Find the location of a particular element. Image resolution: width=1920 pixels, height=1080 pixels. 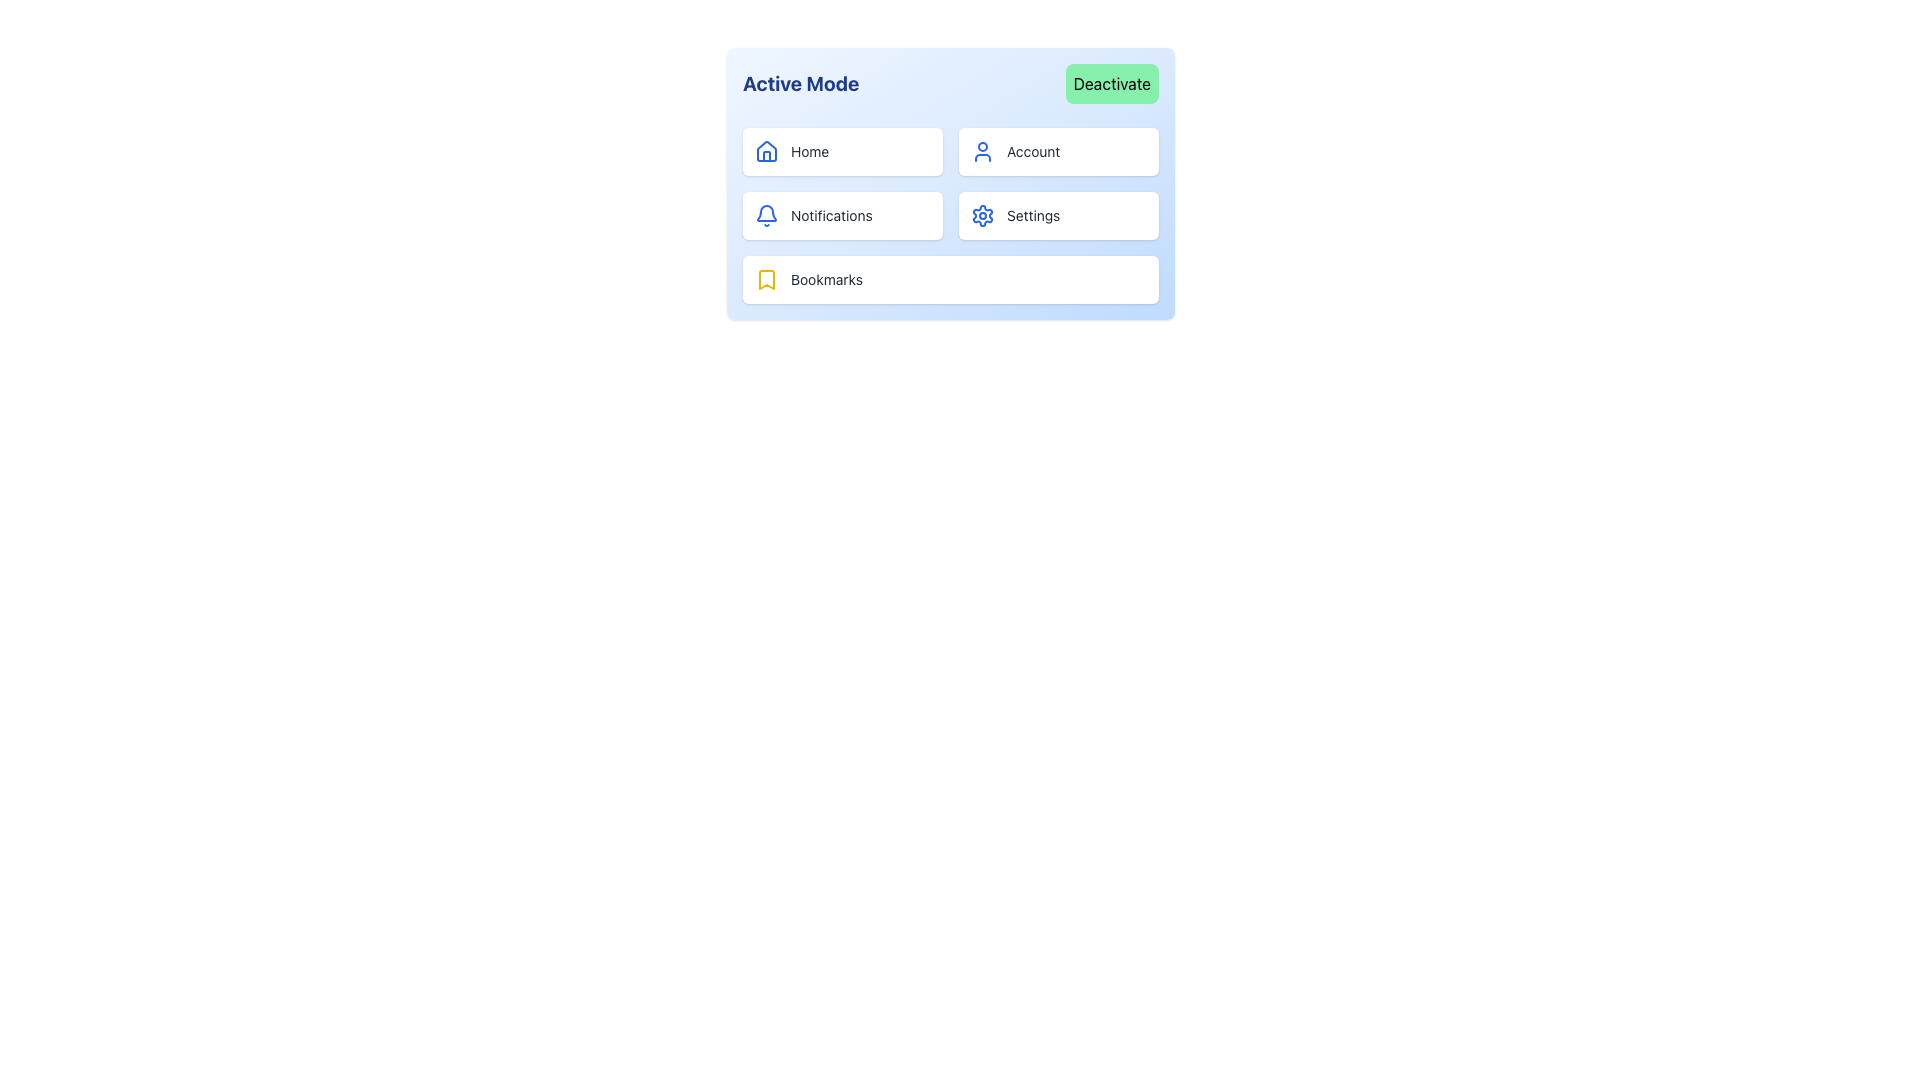

the 'Settings' text label, which is styled in a small gray font and positioned next to a blue cogwheel icon in the bottom-right quadrant of the interface is located at coordinates (1033, 216).